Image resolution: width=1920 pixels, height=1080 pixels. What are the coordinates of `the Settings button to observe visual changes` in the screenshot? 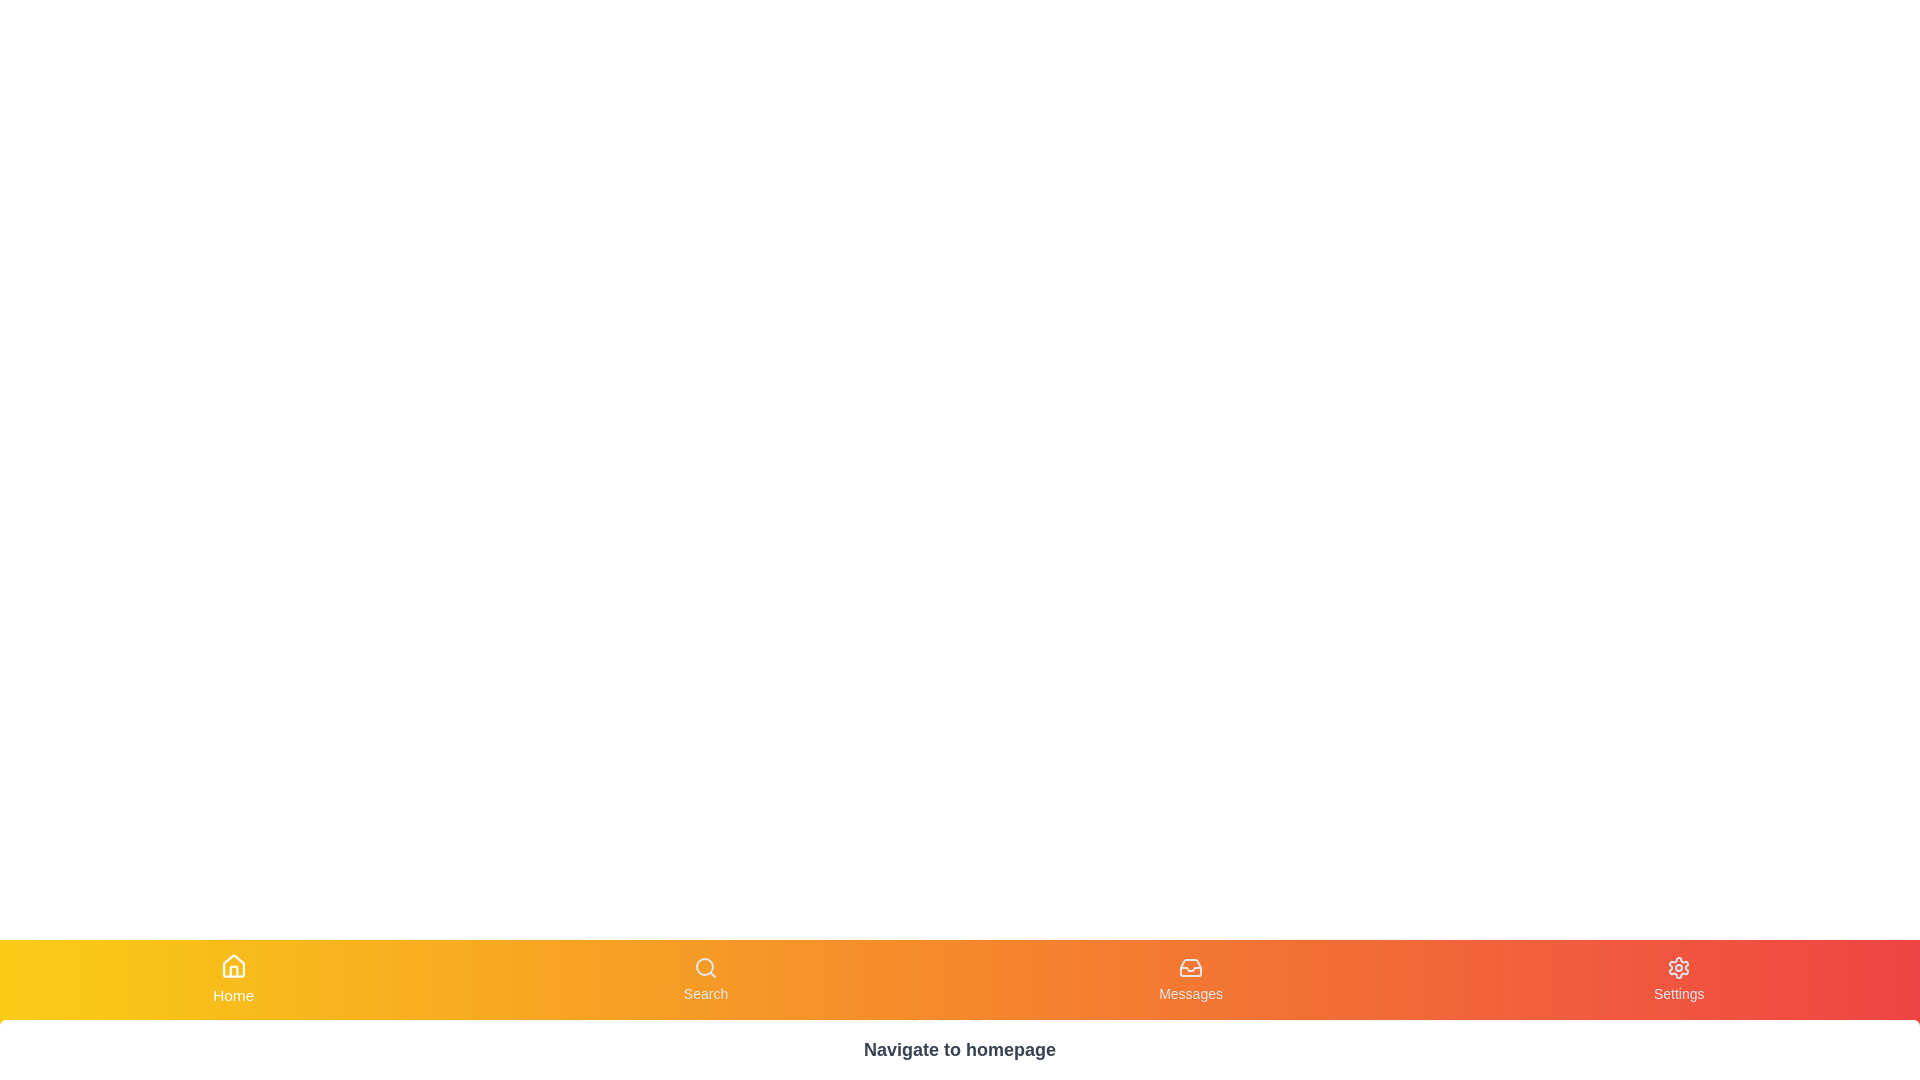 It's located at (1679, 978).